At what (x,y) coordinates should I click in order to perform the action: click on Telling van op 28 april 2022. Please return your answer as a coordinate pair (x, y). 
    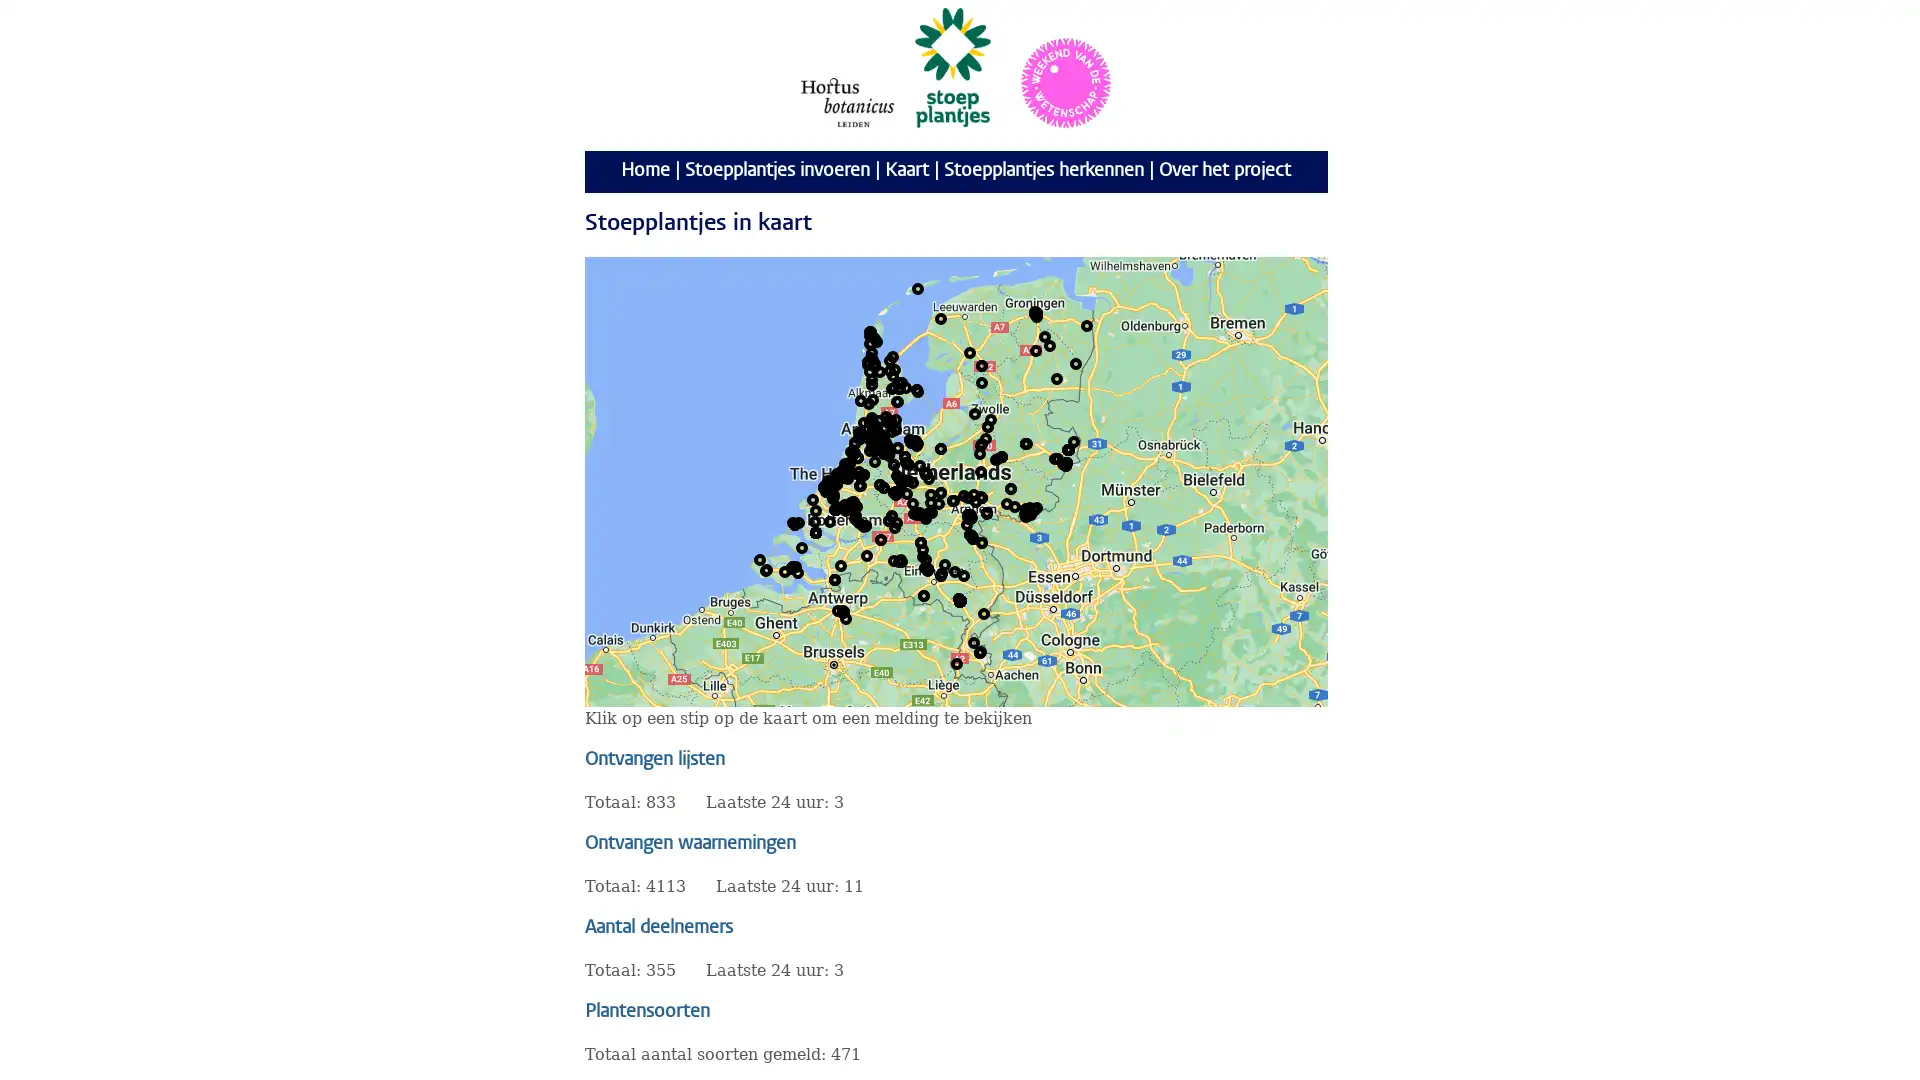
    Looking at the image, I should click on (873, 439).